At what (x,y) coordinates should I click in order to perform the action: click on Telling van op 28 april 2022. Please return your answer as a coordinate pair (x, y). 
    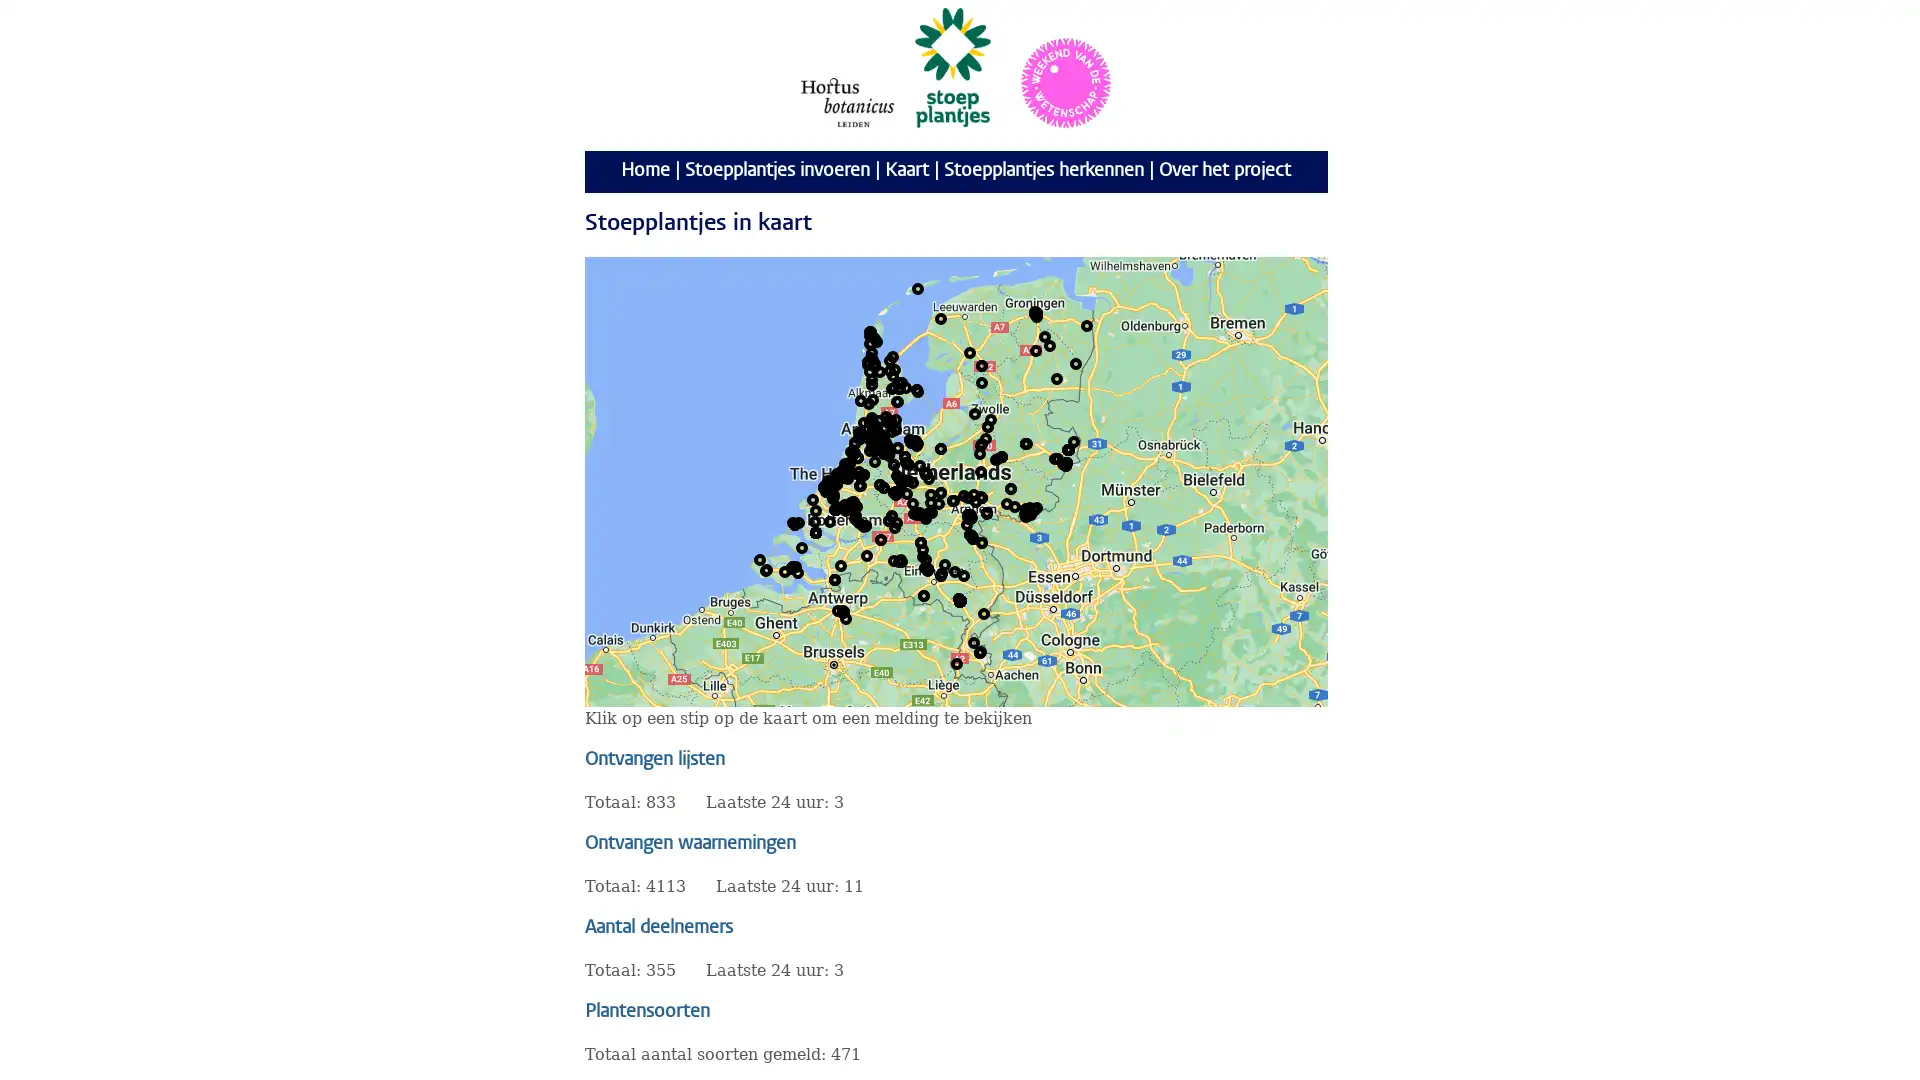
    Looking at the image, I should click on (873, 439).